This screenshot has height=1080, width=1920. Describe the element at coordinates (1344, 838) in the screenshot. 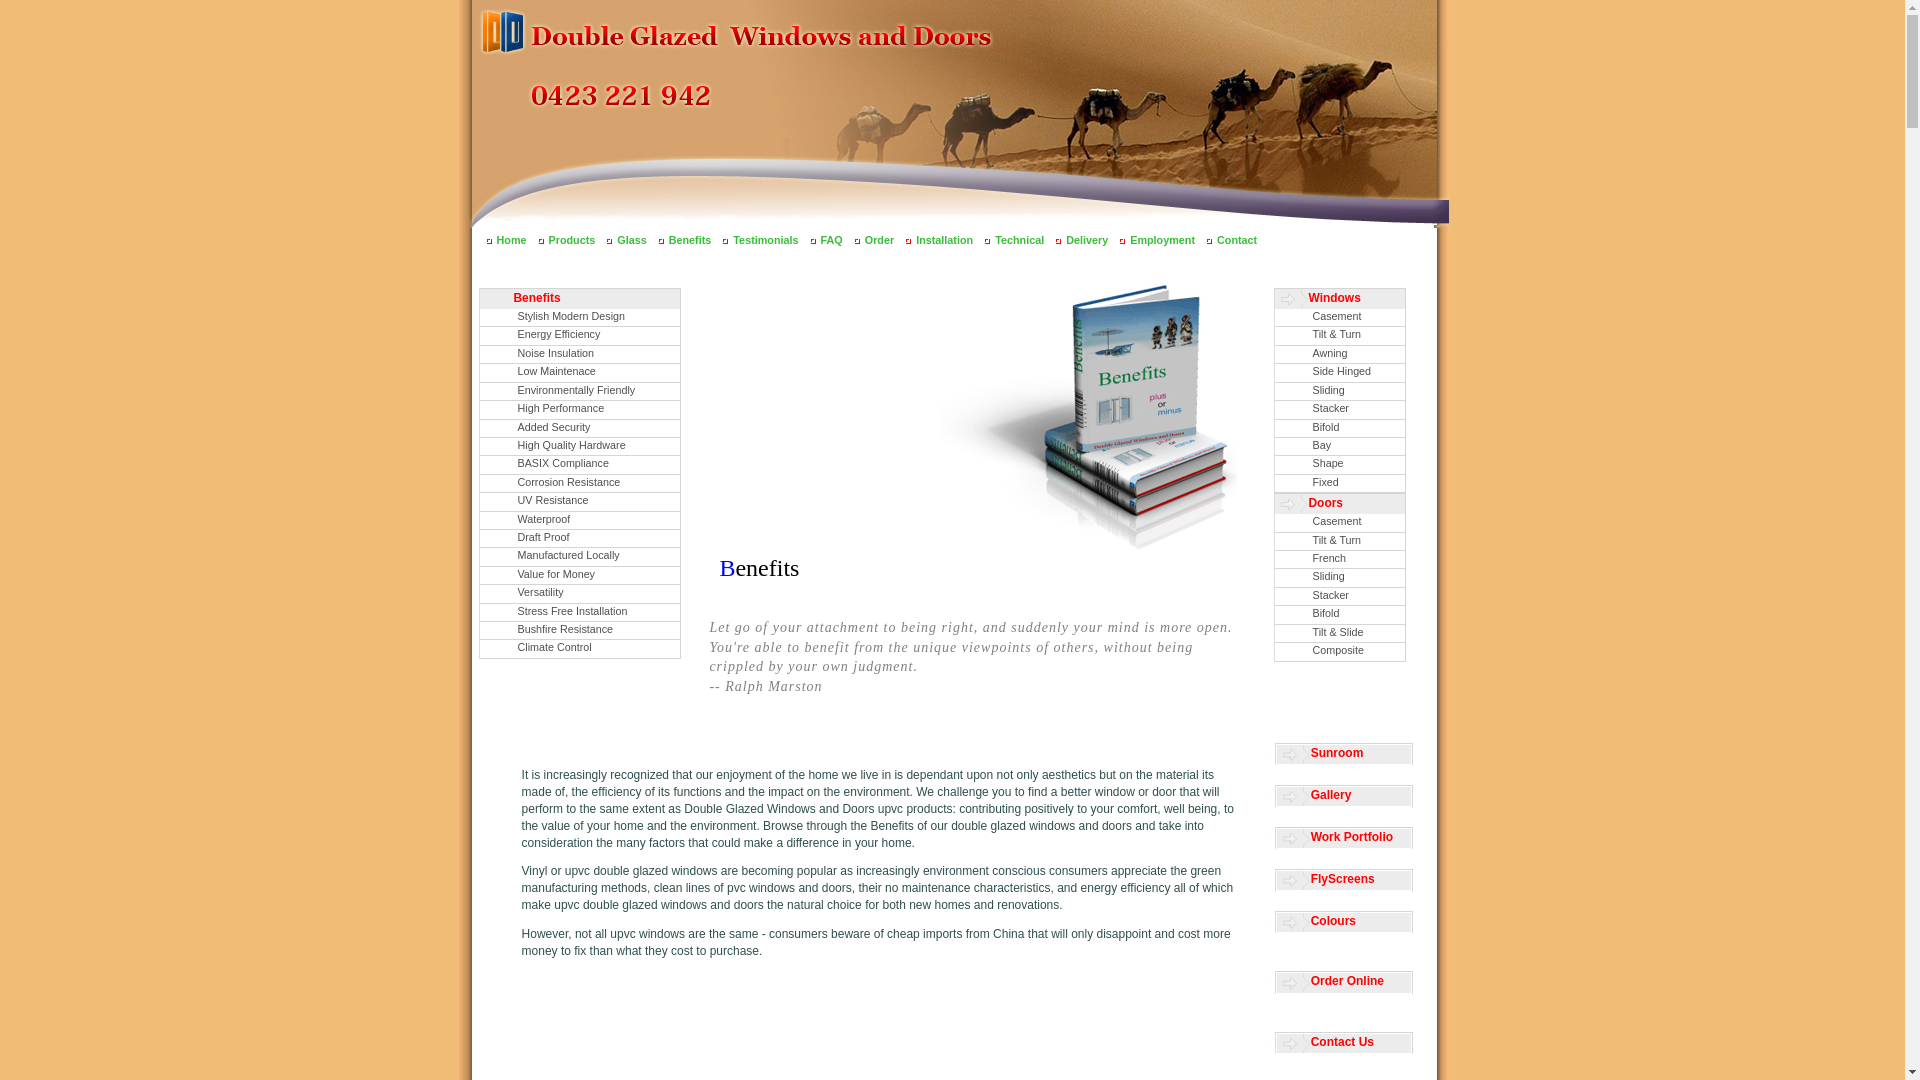

I see `'Work Portfolio'` at that location.